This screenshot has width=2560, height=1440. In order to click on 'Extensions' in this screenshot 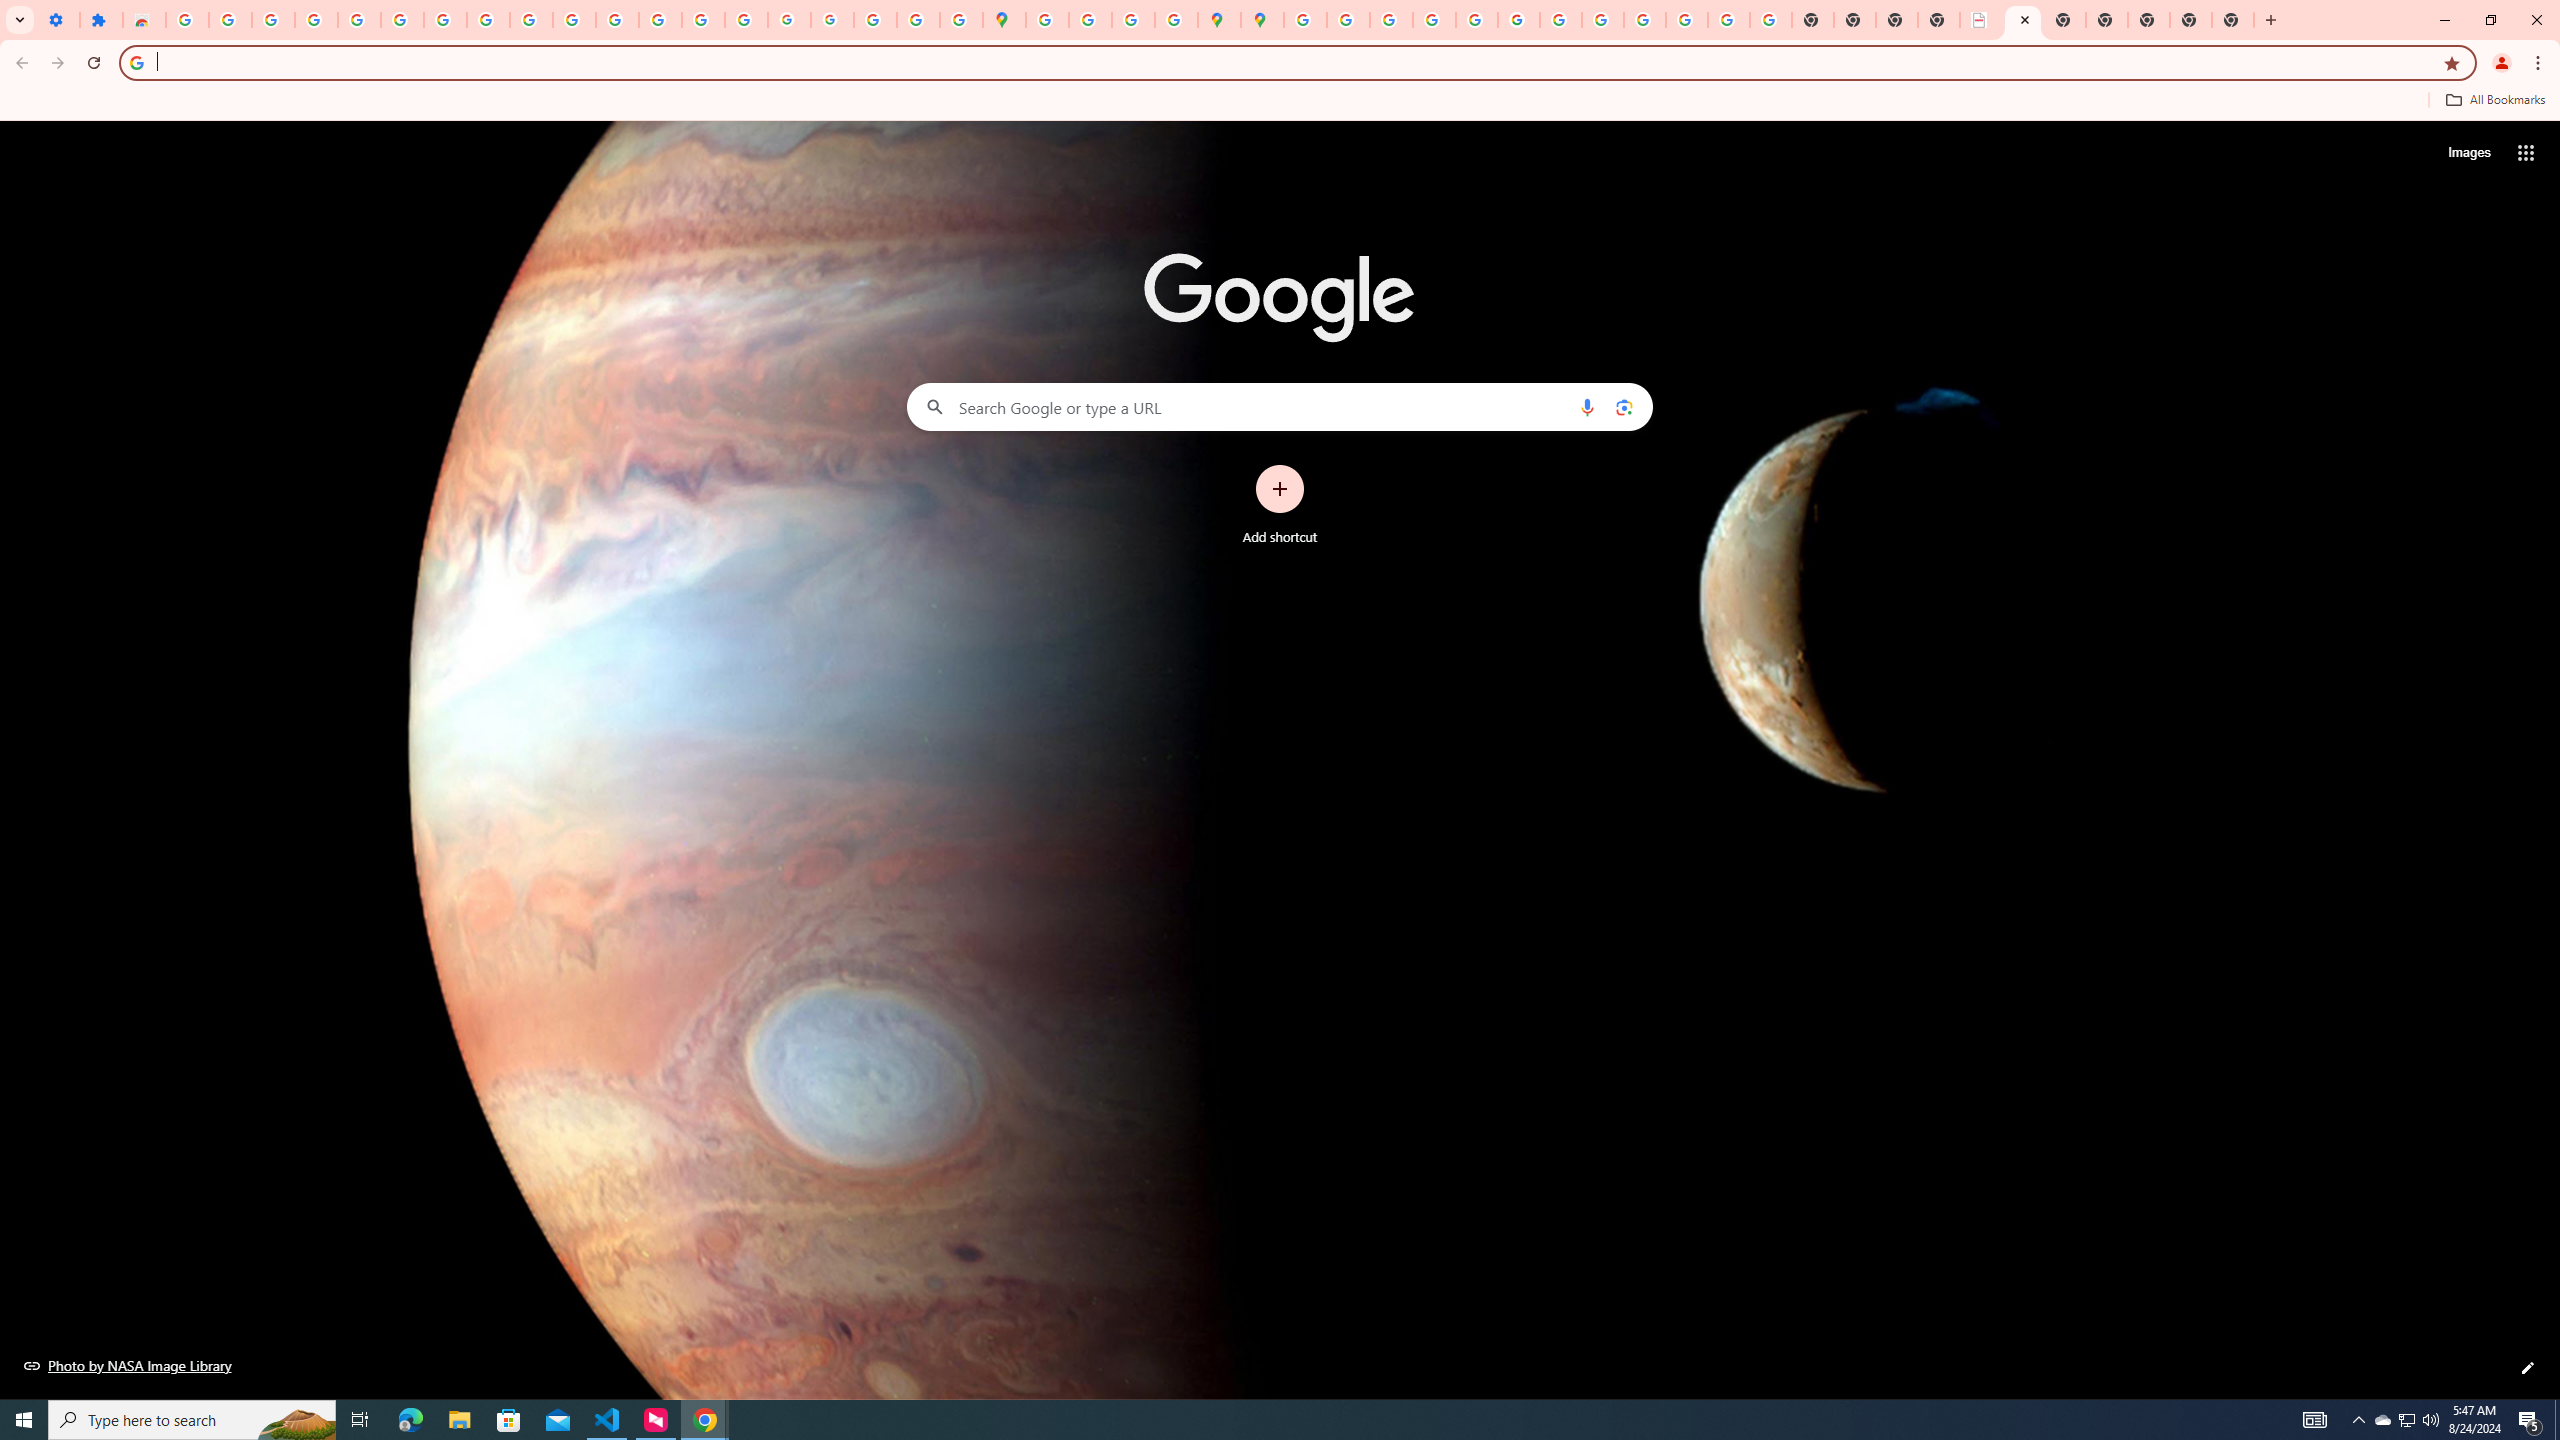, I will do `click(101, 19)`.